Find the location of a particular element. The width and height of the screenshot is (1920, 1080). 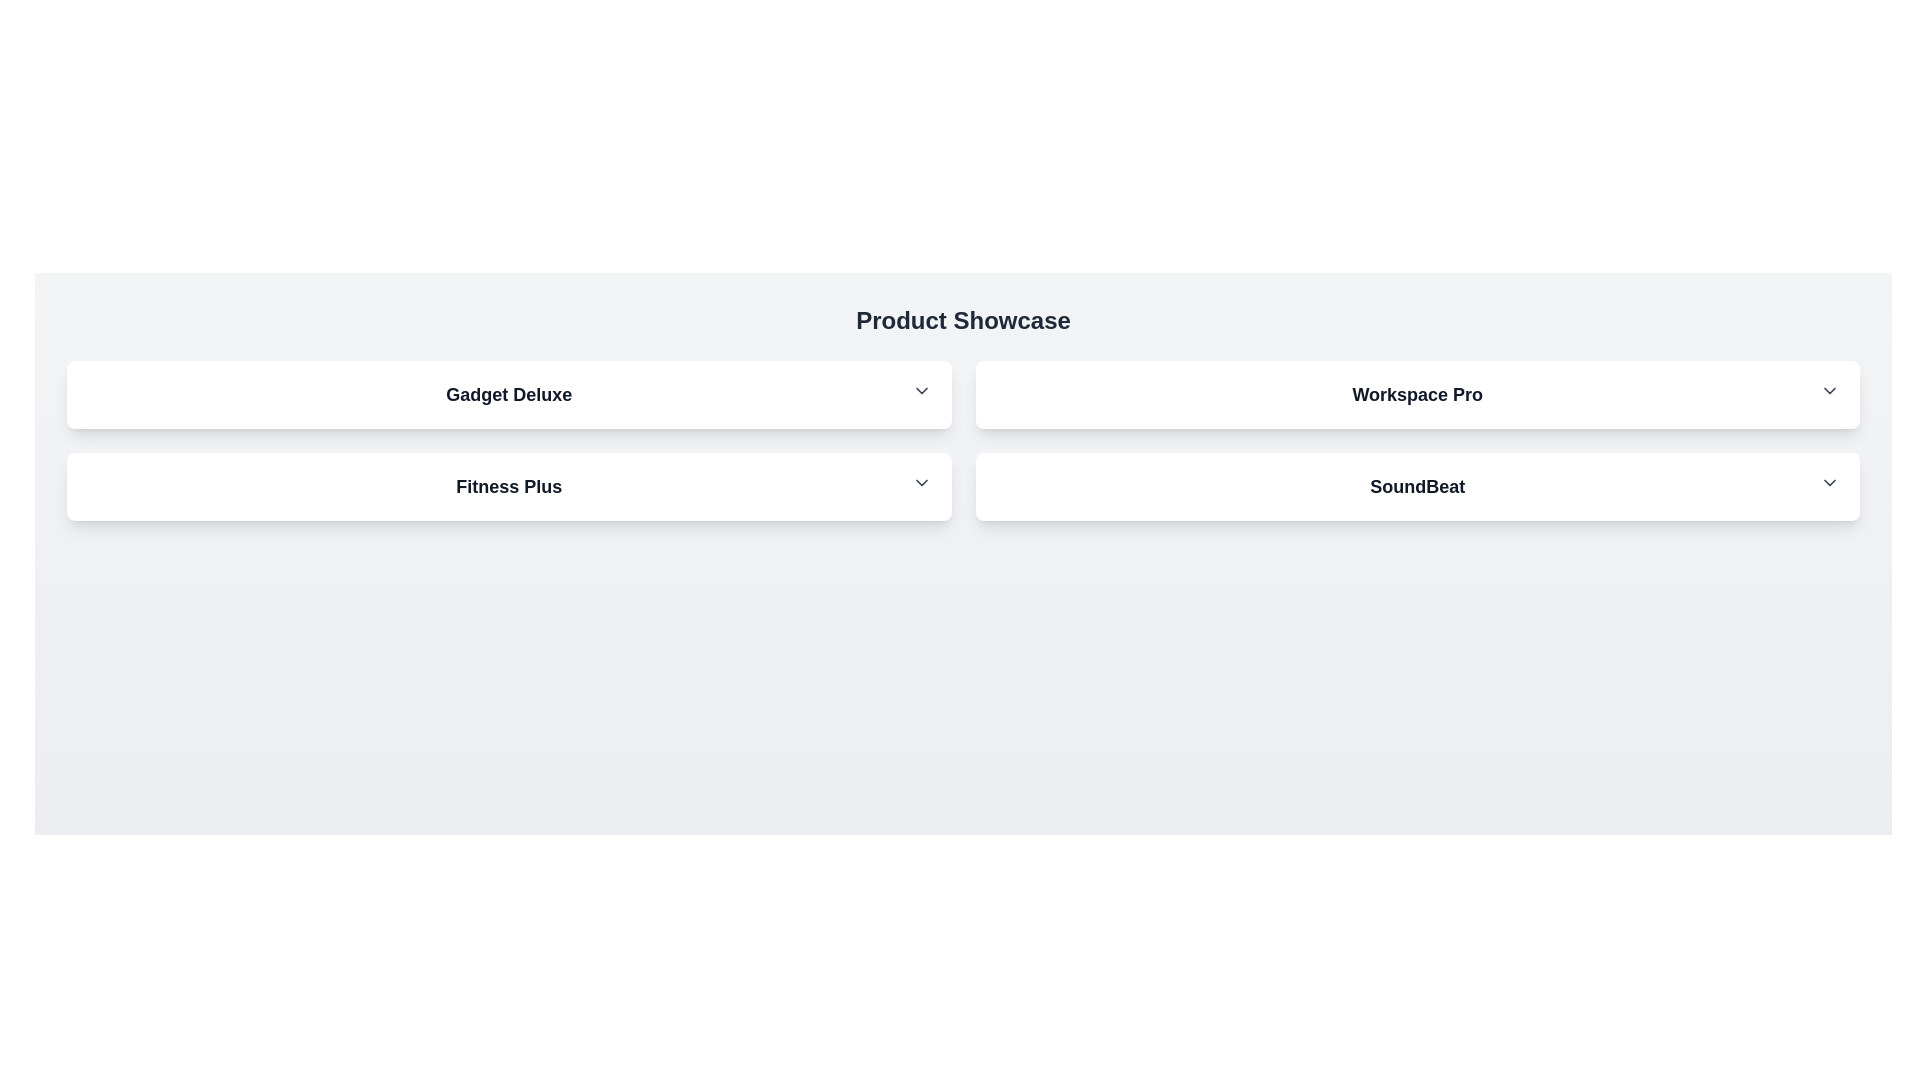

the Chevron Down icon located in the bottom-left rectangular card labeled 'Fitness Plus' to provide visual feedback is located at coordinates (920, 482).